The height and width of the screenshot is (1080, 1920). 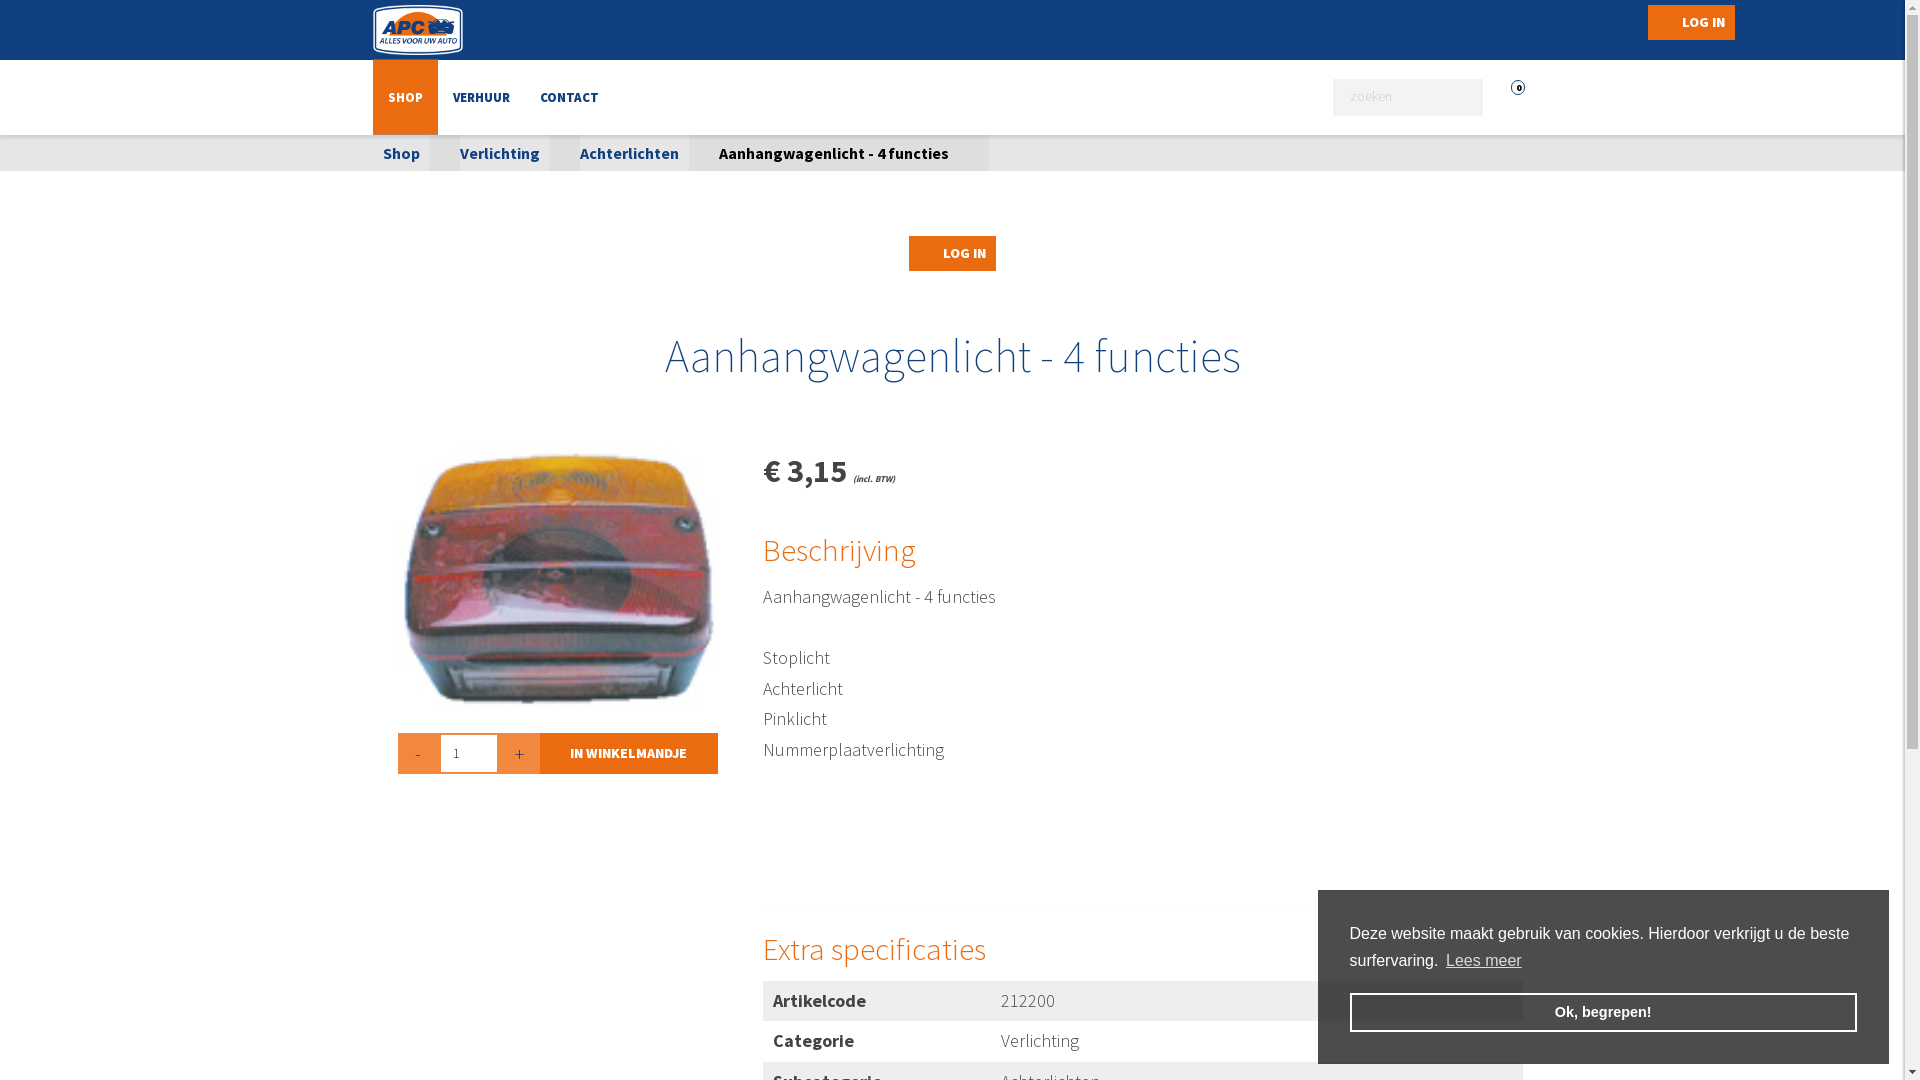 I want to click on 'Shop', so click(x=400, y=152).